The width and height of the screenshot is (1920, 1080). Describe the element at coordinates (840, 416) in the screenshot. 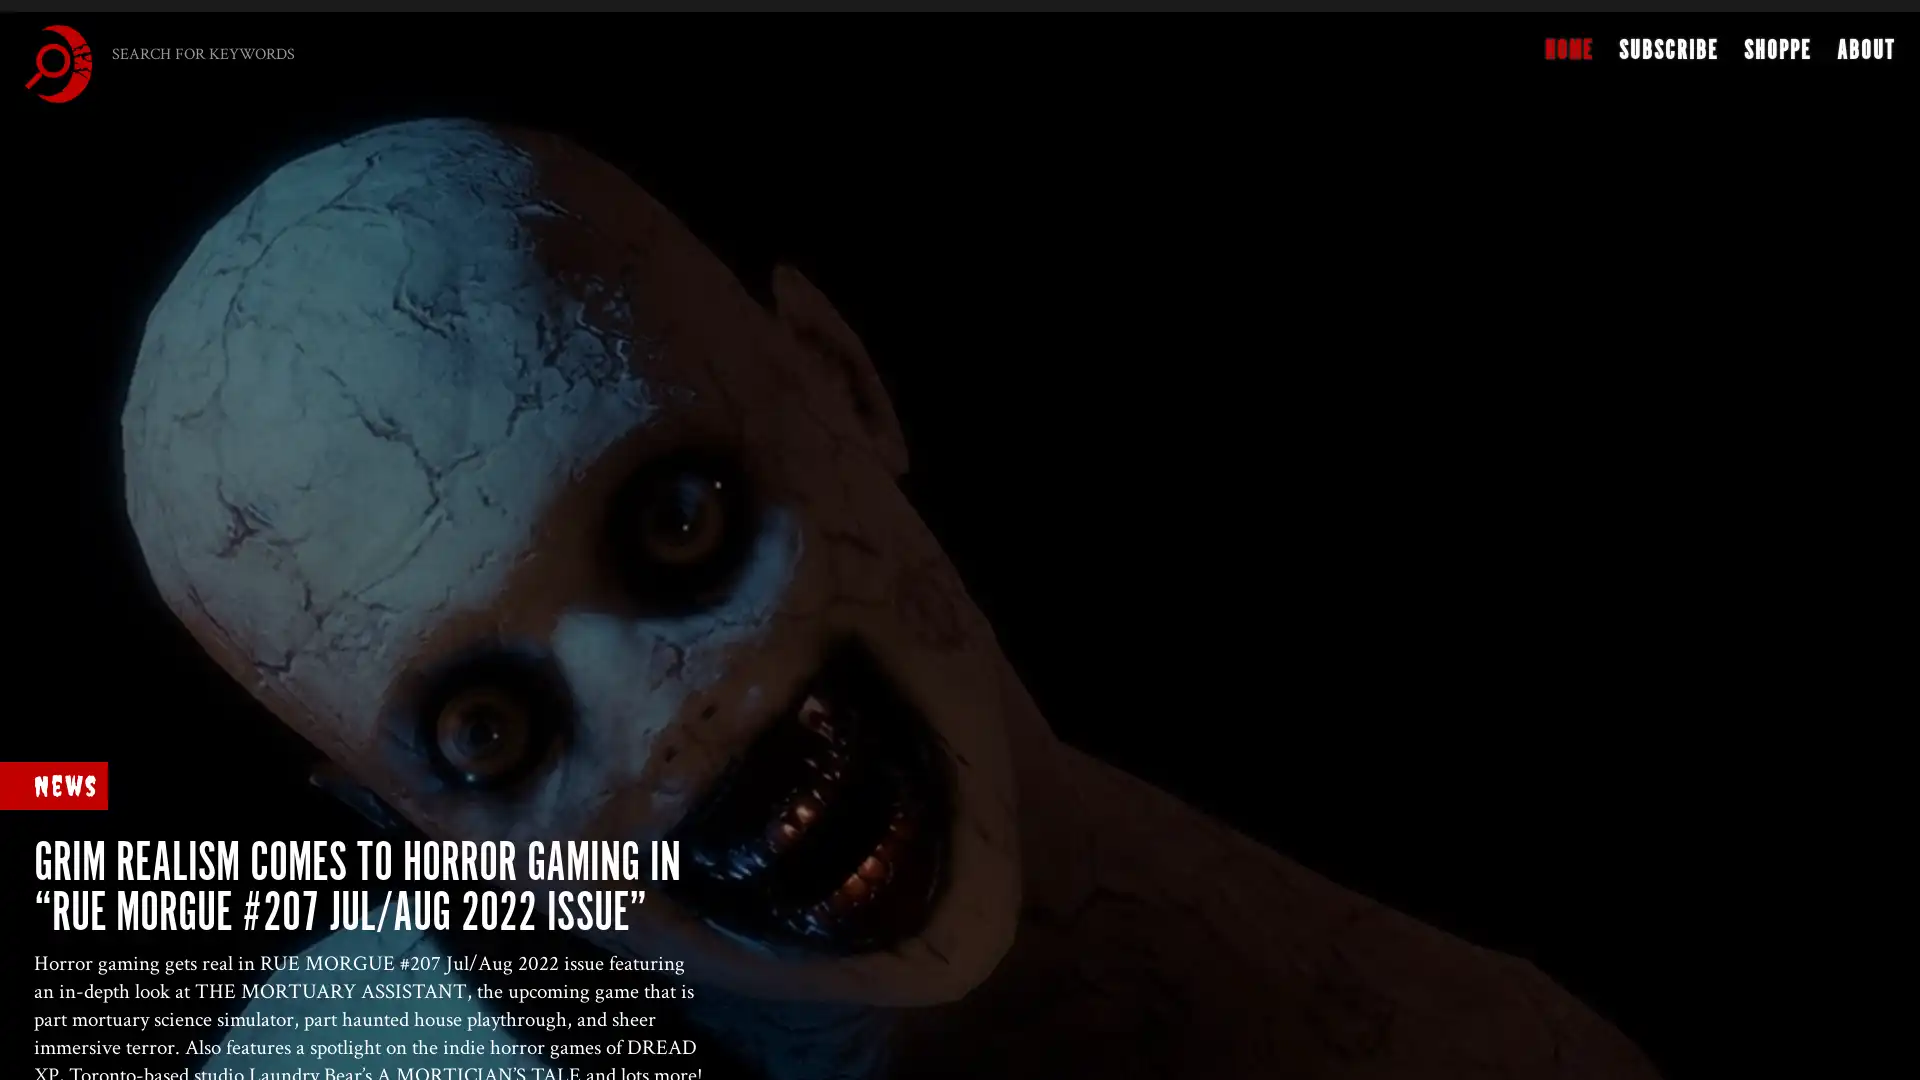

I see `Subscribe today and have your name automatically entered to win a MURDER MYSTERY BOX, courtesy of Deadbolt Mystery Society!` at that location.